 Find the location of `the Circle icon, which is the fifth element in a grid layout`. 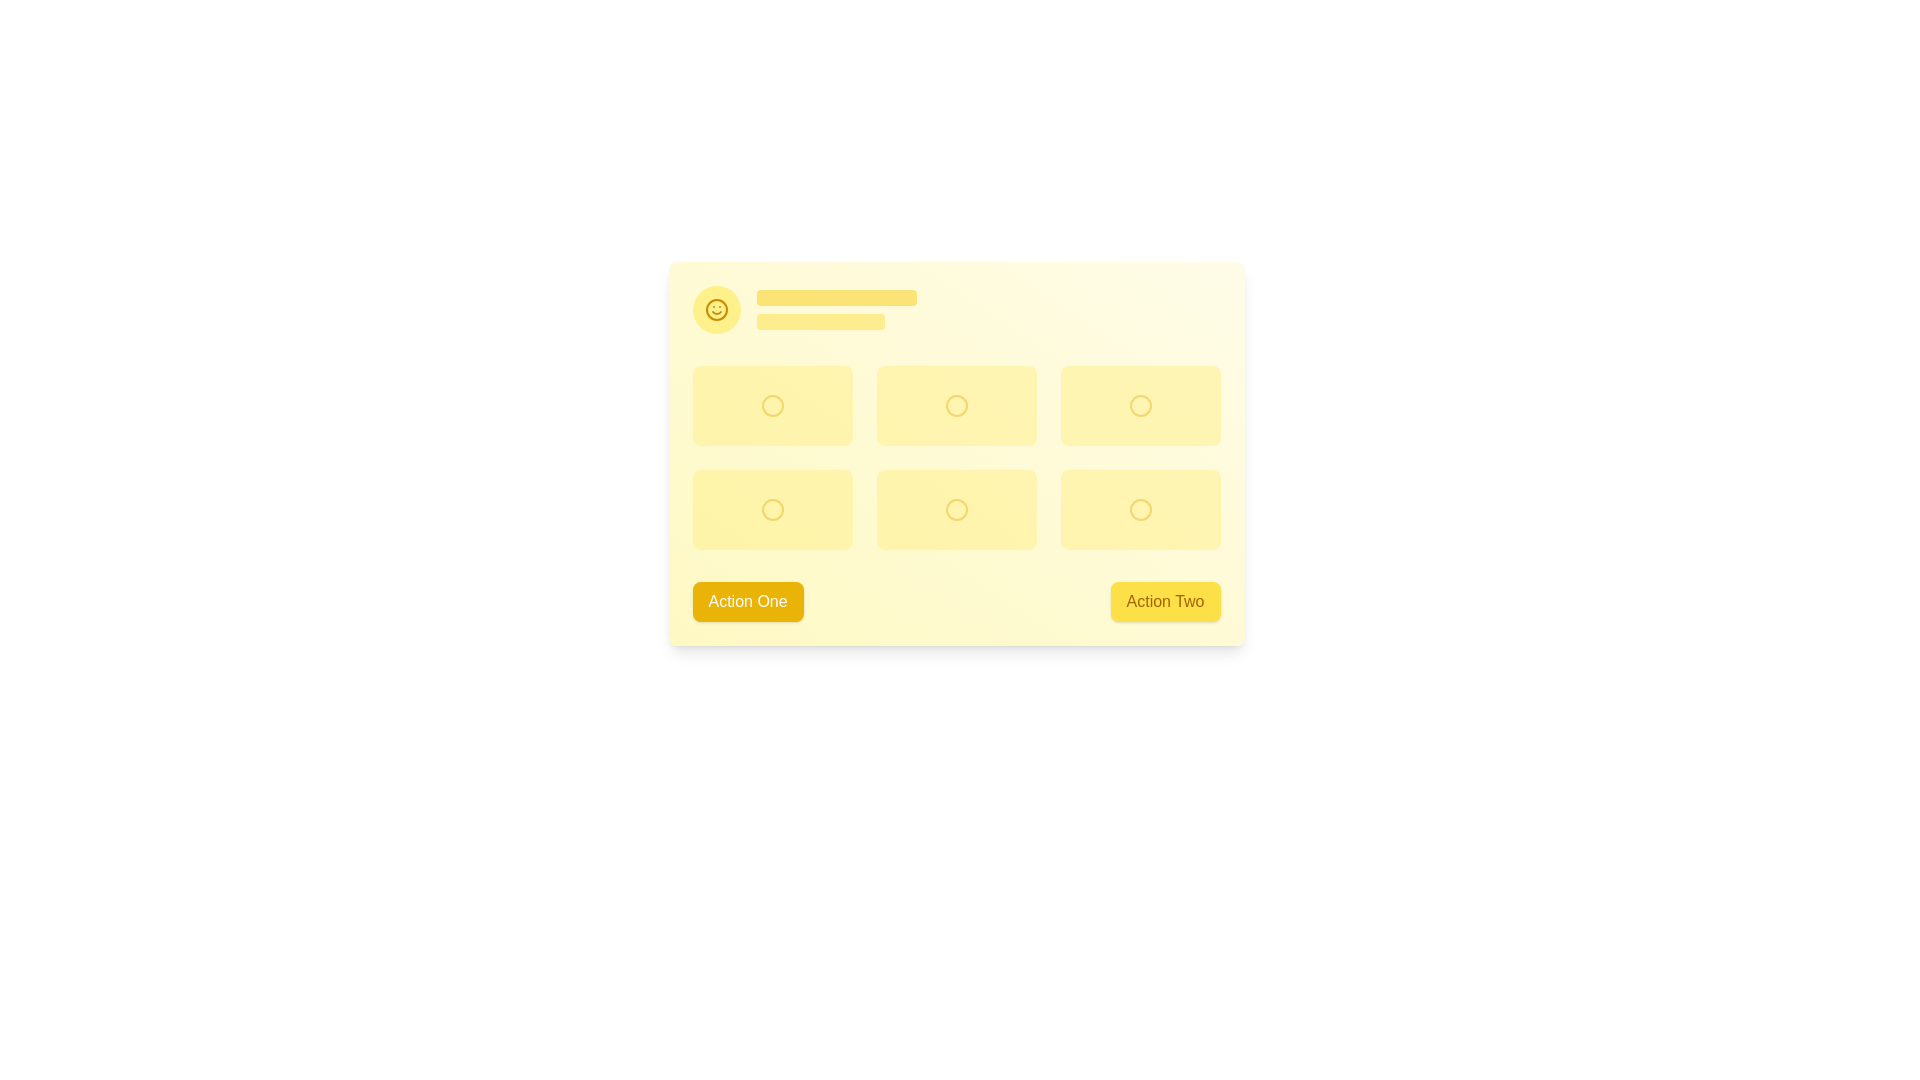

the Circle icon, which is the fifth element in a grid layout is located at coordinates (955, 508).